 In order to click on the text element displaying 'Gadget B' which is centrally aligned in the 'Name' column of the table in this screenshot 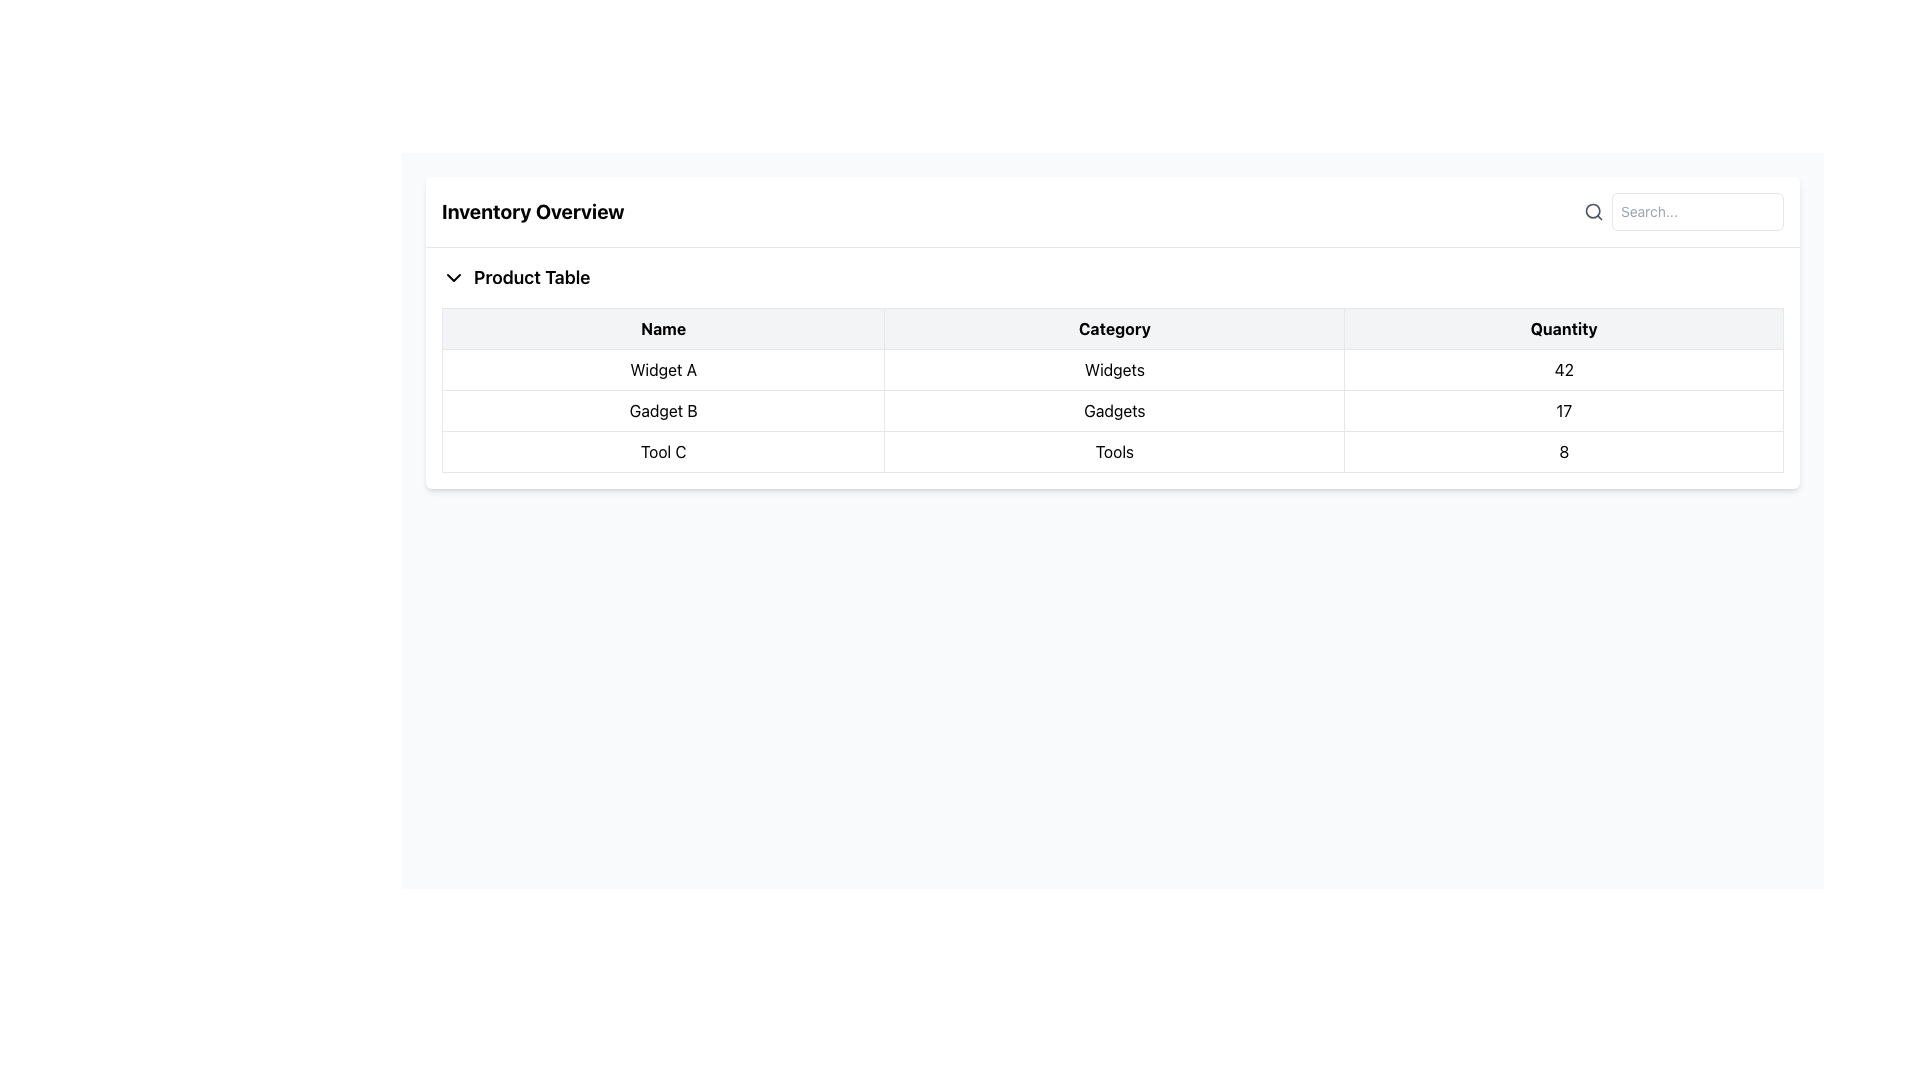, I will do `click(663, 410)`.